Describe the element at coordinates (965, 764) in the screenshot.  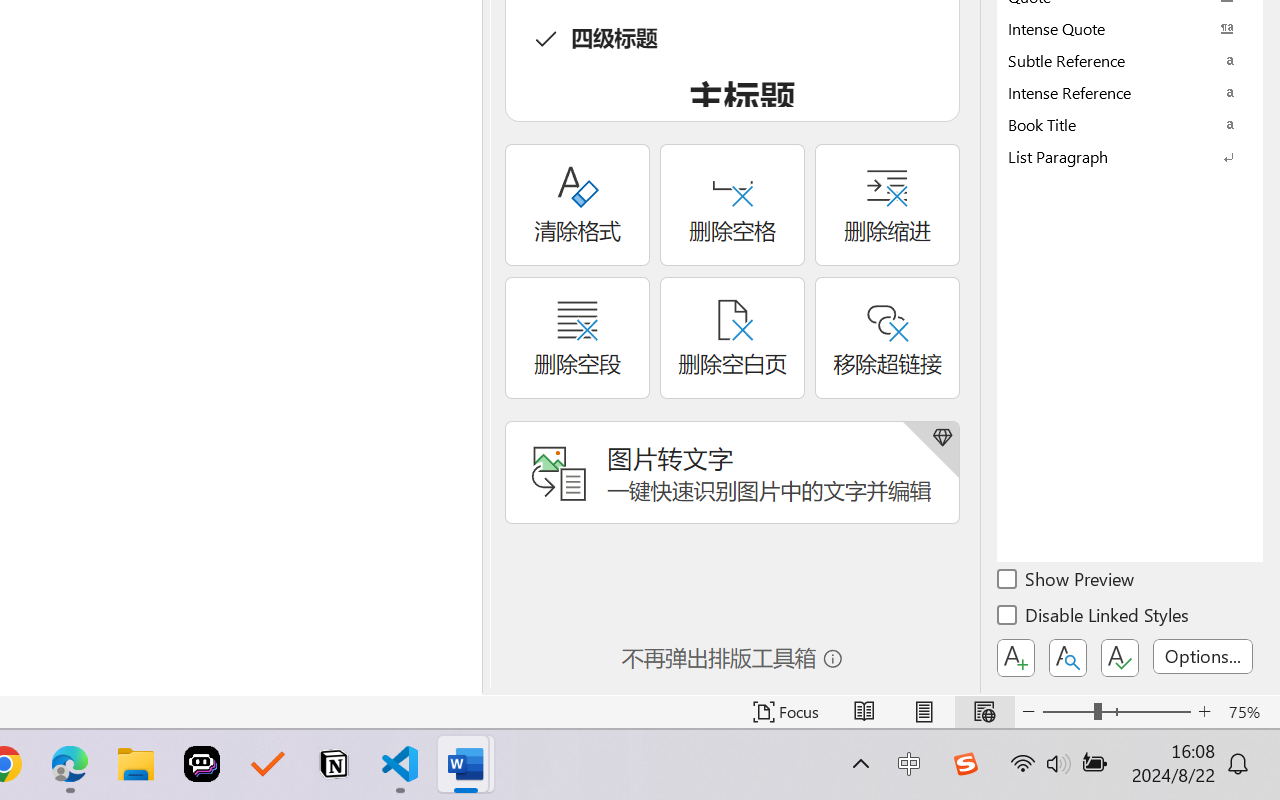
I see `'Class: Image'` at that location.